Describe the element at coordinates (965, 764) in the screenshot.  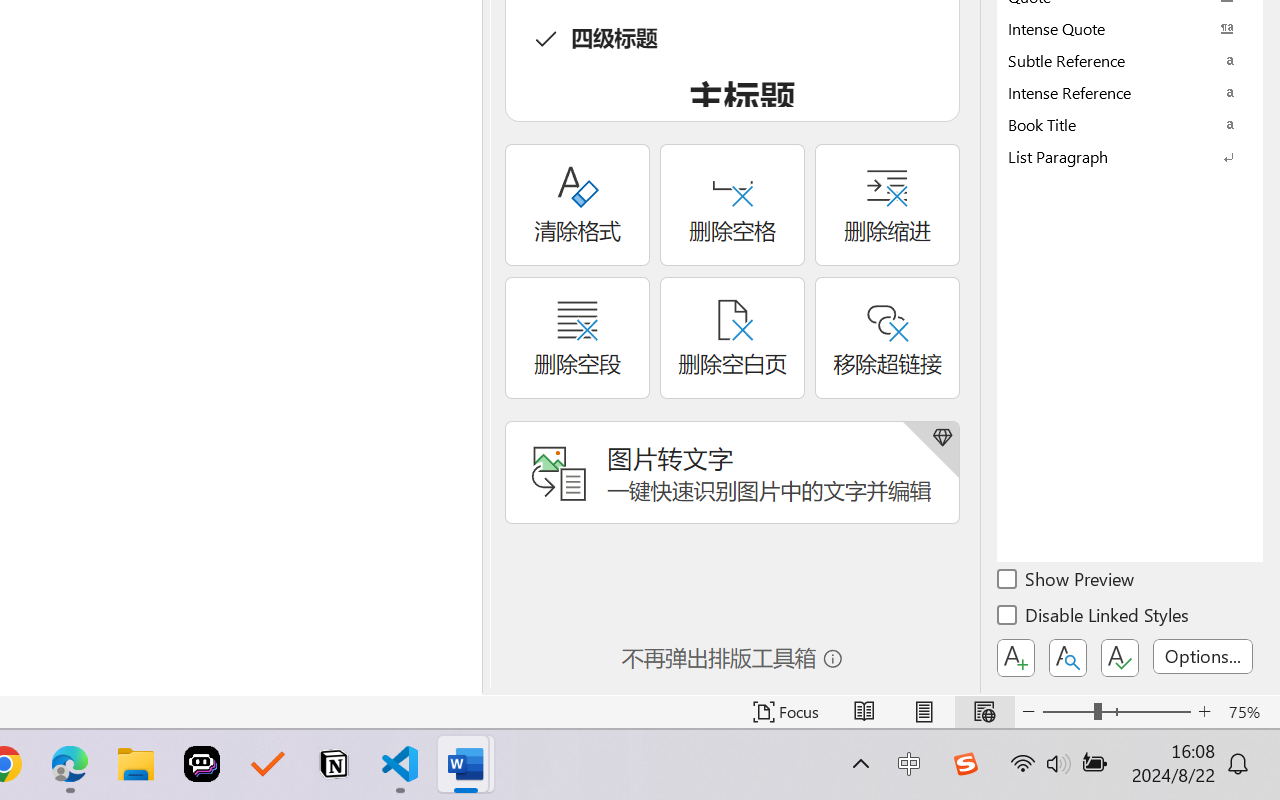
I see `'Class: Image'` at that location.